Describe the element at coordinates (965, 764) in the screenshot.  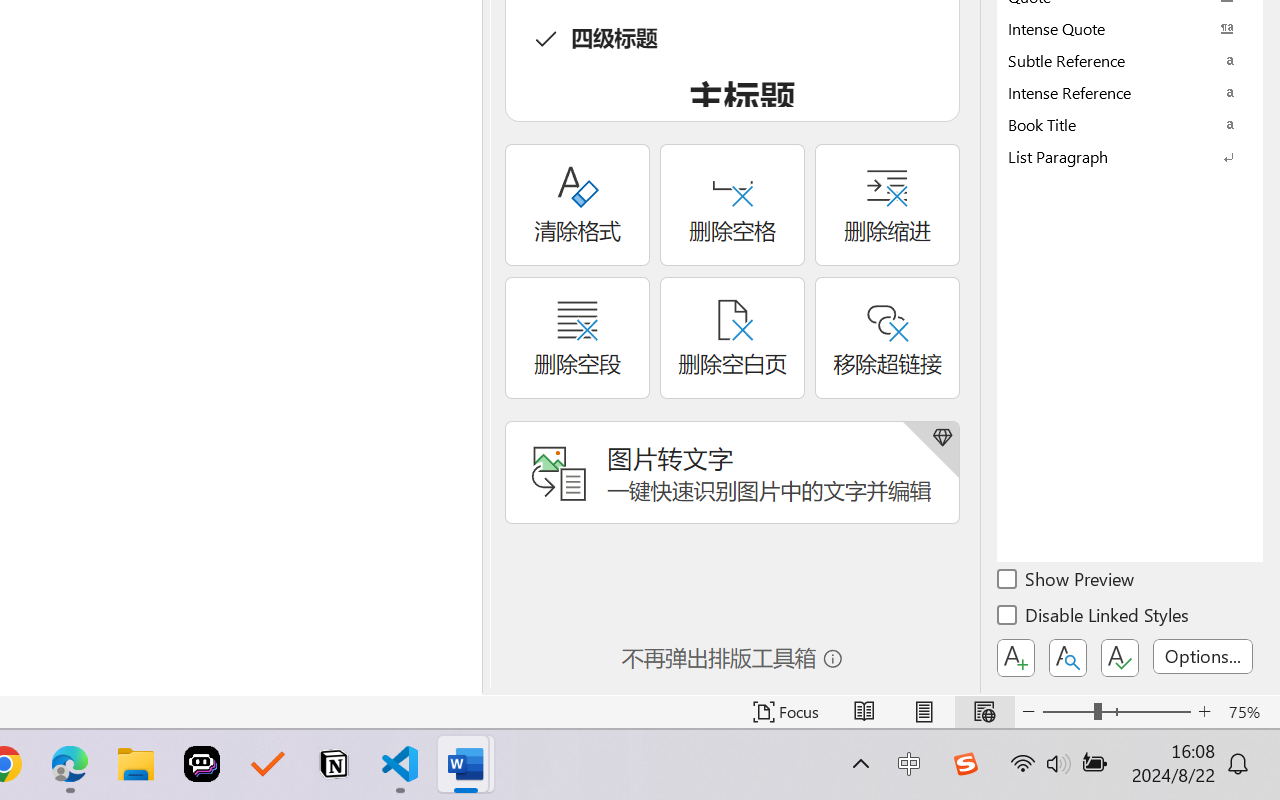
I see `'Class: Image'` at that location.